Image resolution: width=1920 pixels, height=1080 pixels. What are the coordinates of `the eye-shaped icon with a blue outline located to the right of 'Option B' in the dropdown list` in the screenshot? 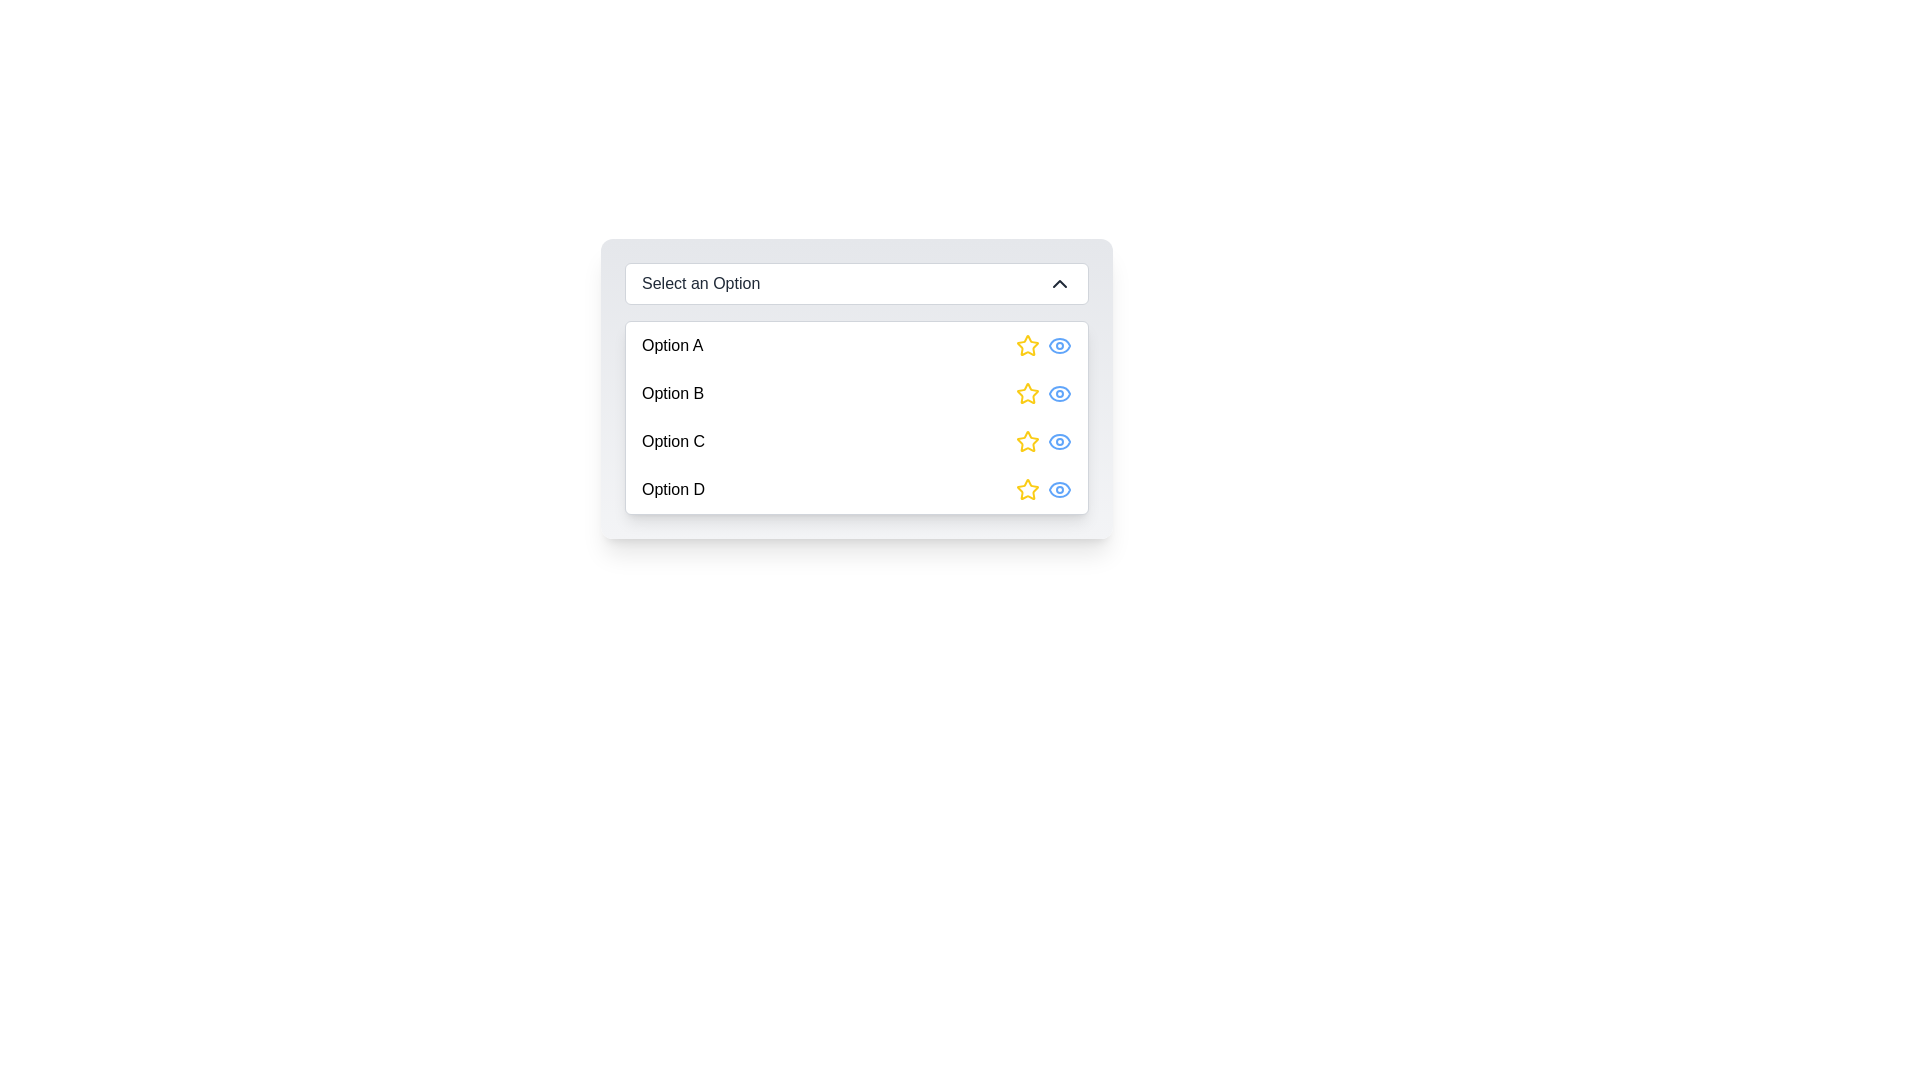 It's located at (1059, 393).